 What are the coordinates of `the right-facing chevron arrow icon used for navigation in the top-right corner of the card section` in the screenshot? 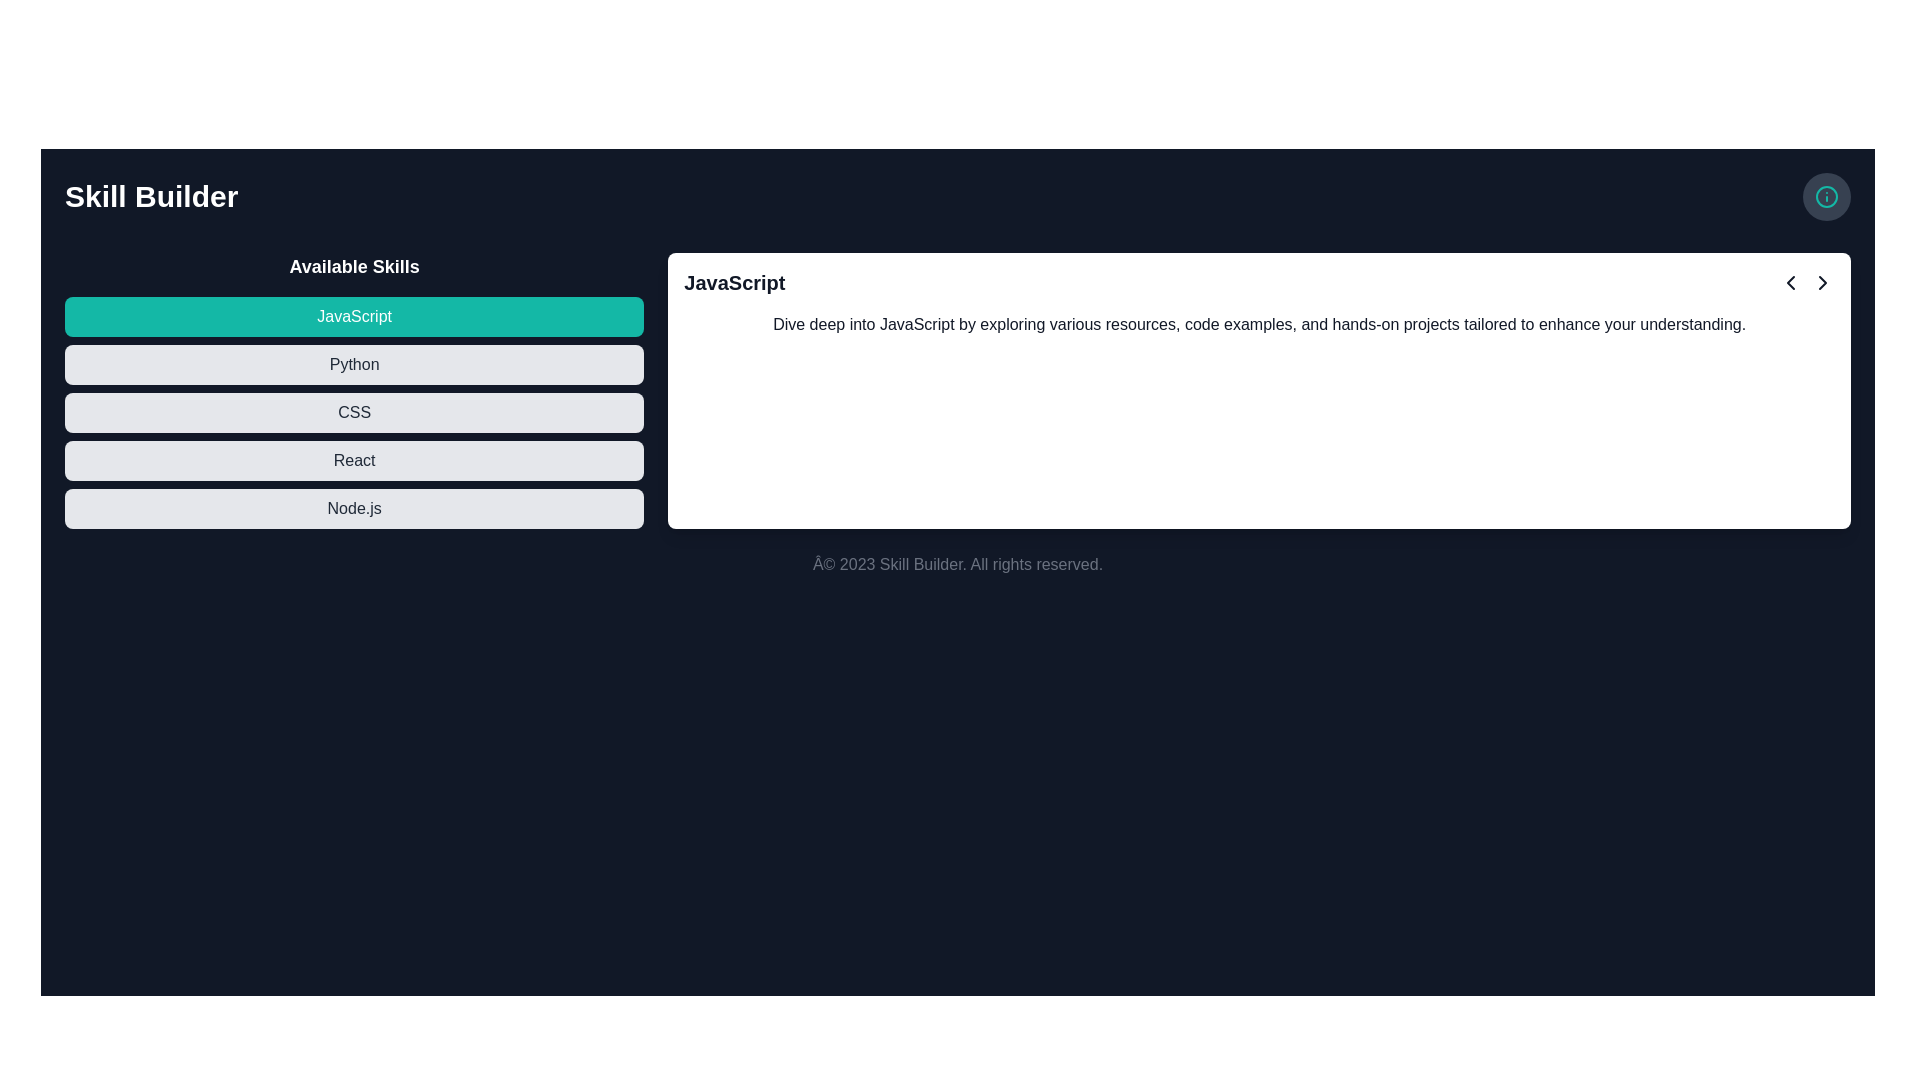 It's located at (1823, 282).